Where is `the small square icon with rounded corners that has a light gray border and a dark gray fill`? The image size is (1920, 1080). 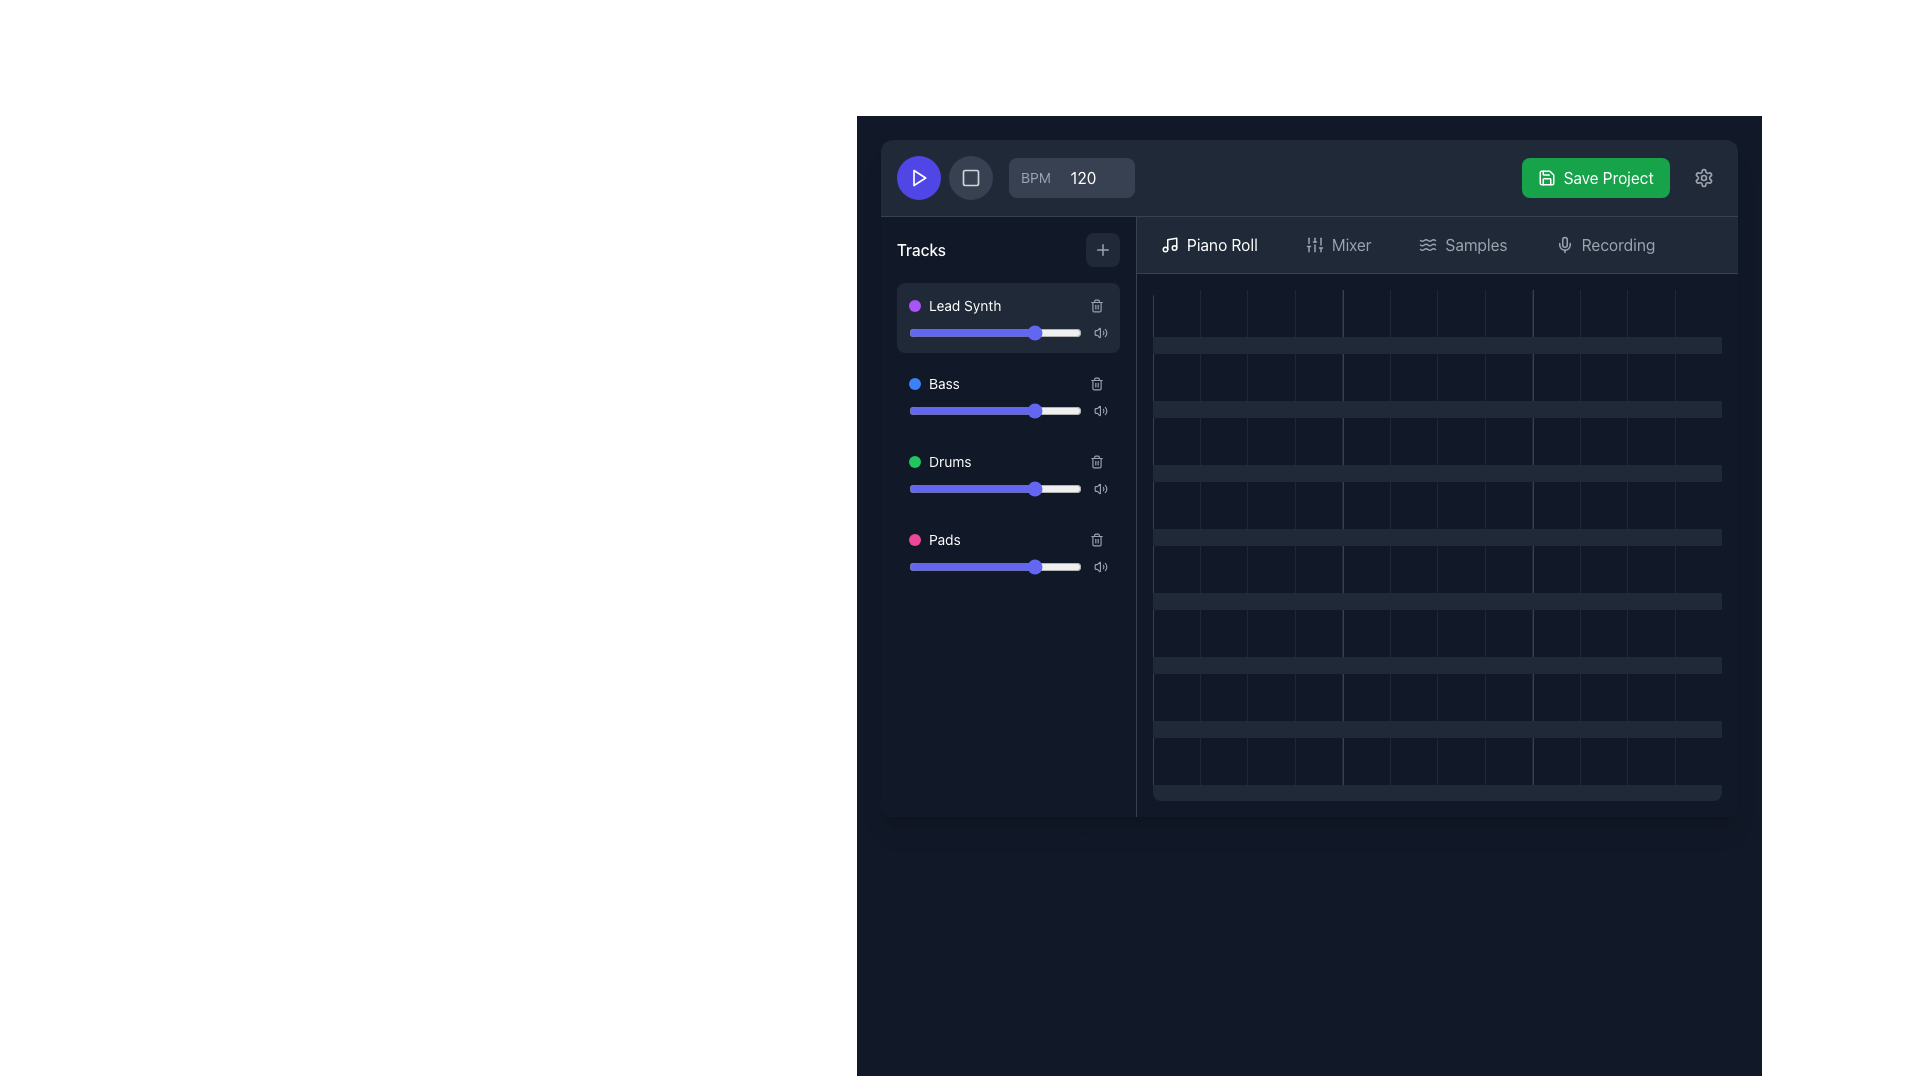 the small square icon with rounded corners that has a light gray border and a dark gray fill is located at coordinates (970, 176).